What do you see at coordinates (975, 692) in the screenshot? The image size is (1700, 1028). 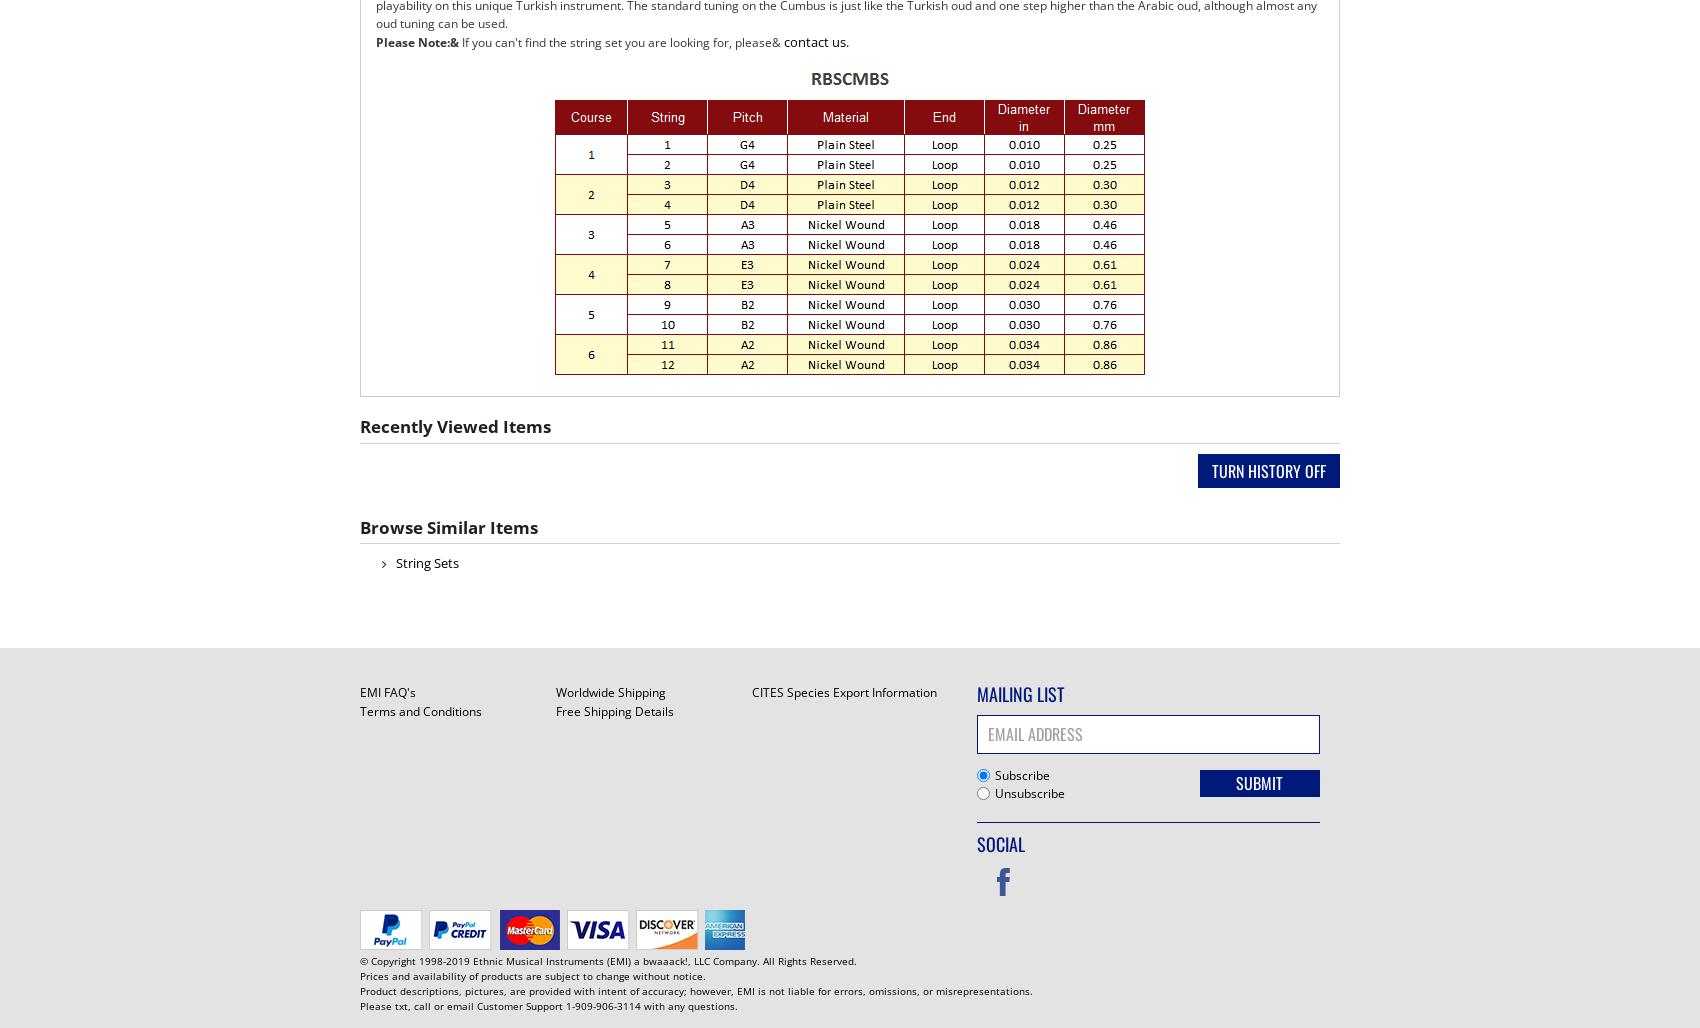 I see `'Mailing List'` at bounding box center [975, 692].